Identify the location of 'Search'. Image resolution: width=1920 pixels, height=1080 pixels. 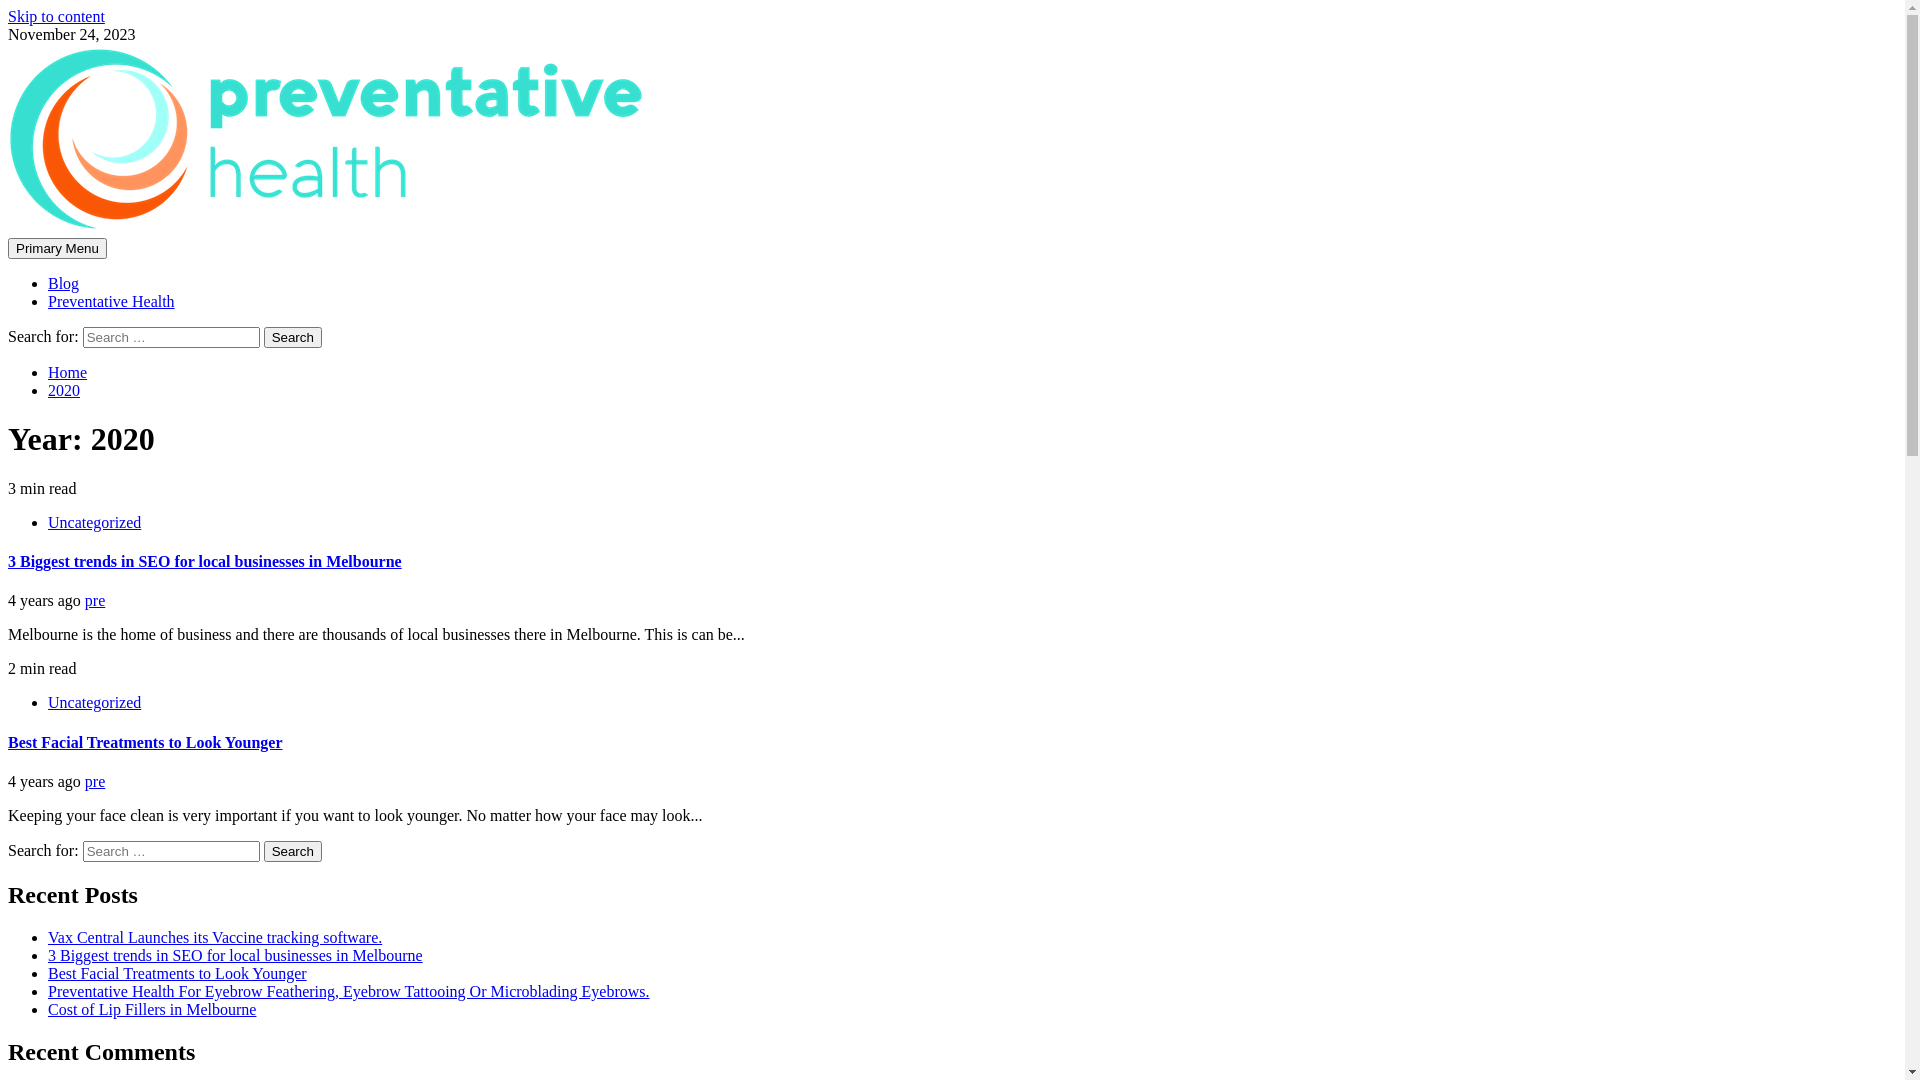
(291, 851).